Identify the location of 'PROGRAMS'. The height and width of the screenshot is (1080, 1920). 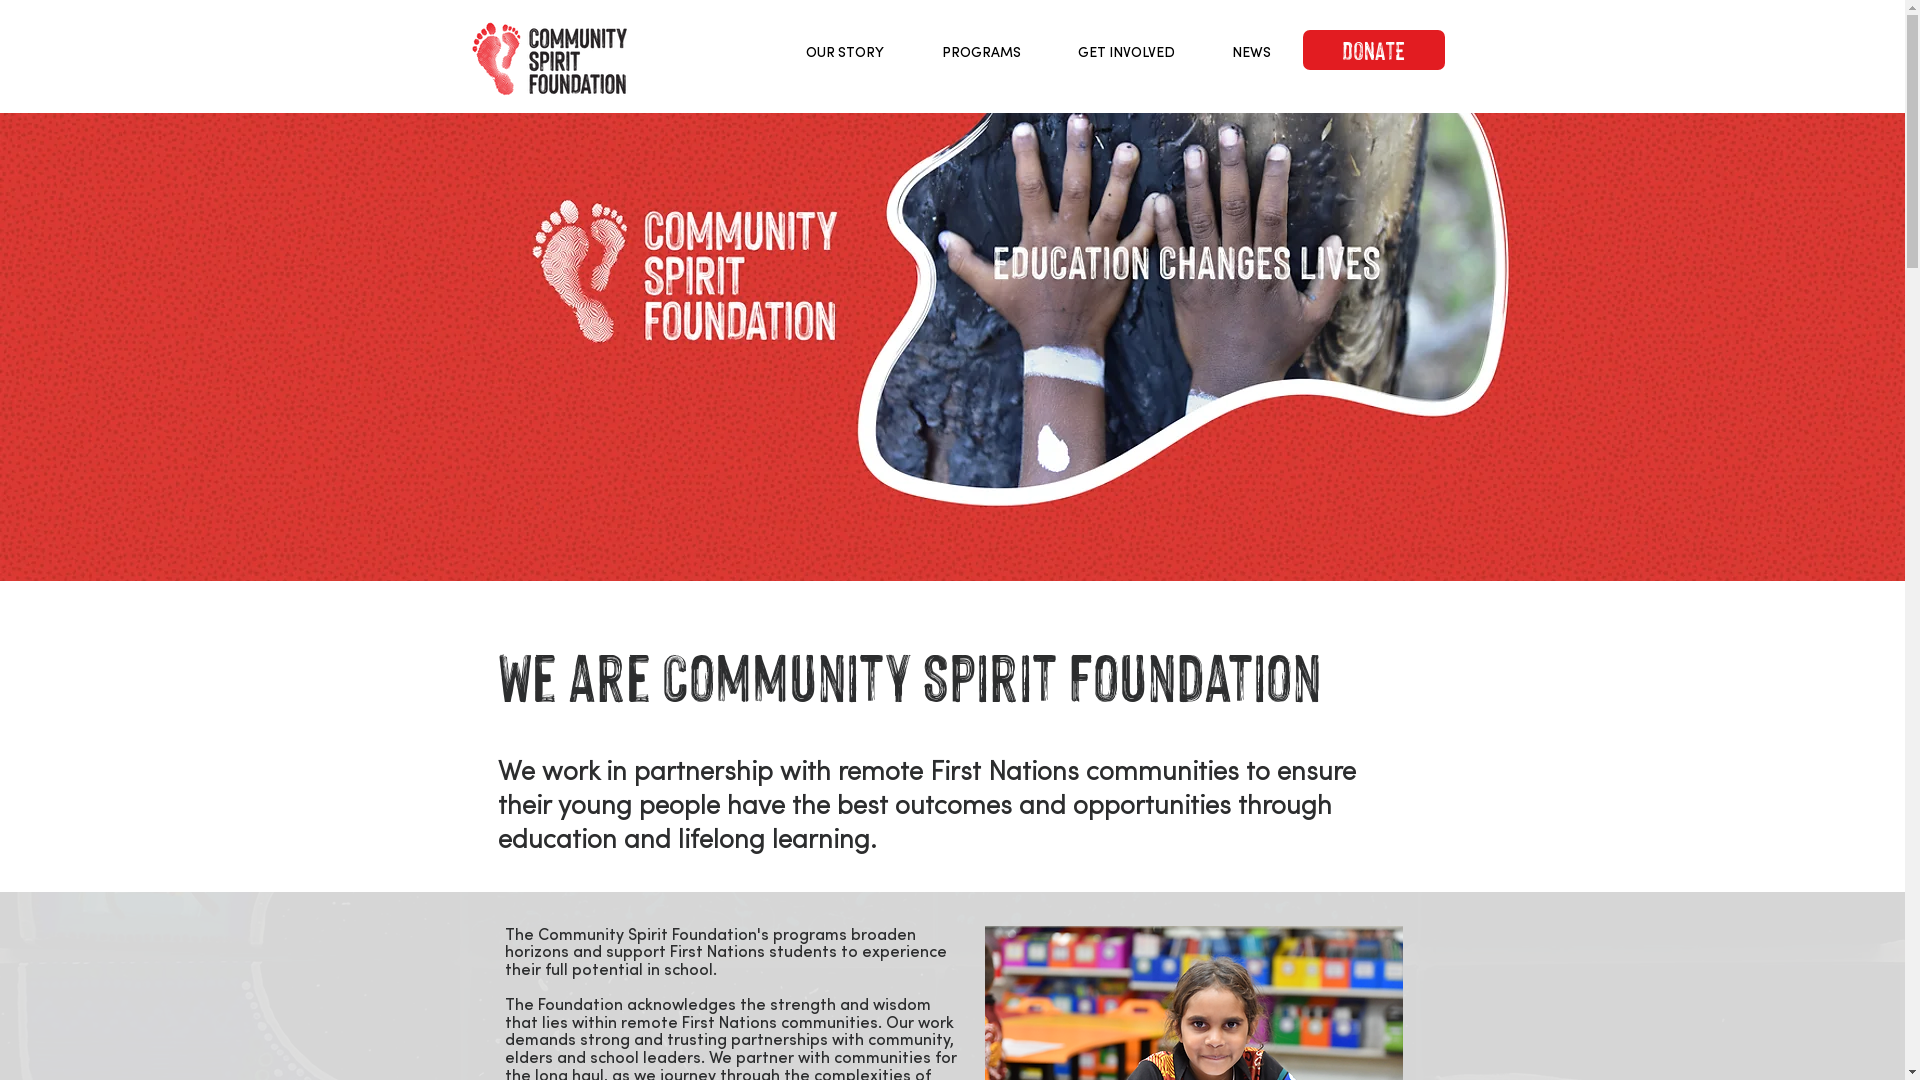
(980, 50).